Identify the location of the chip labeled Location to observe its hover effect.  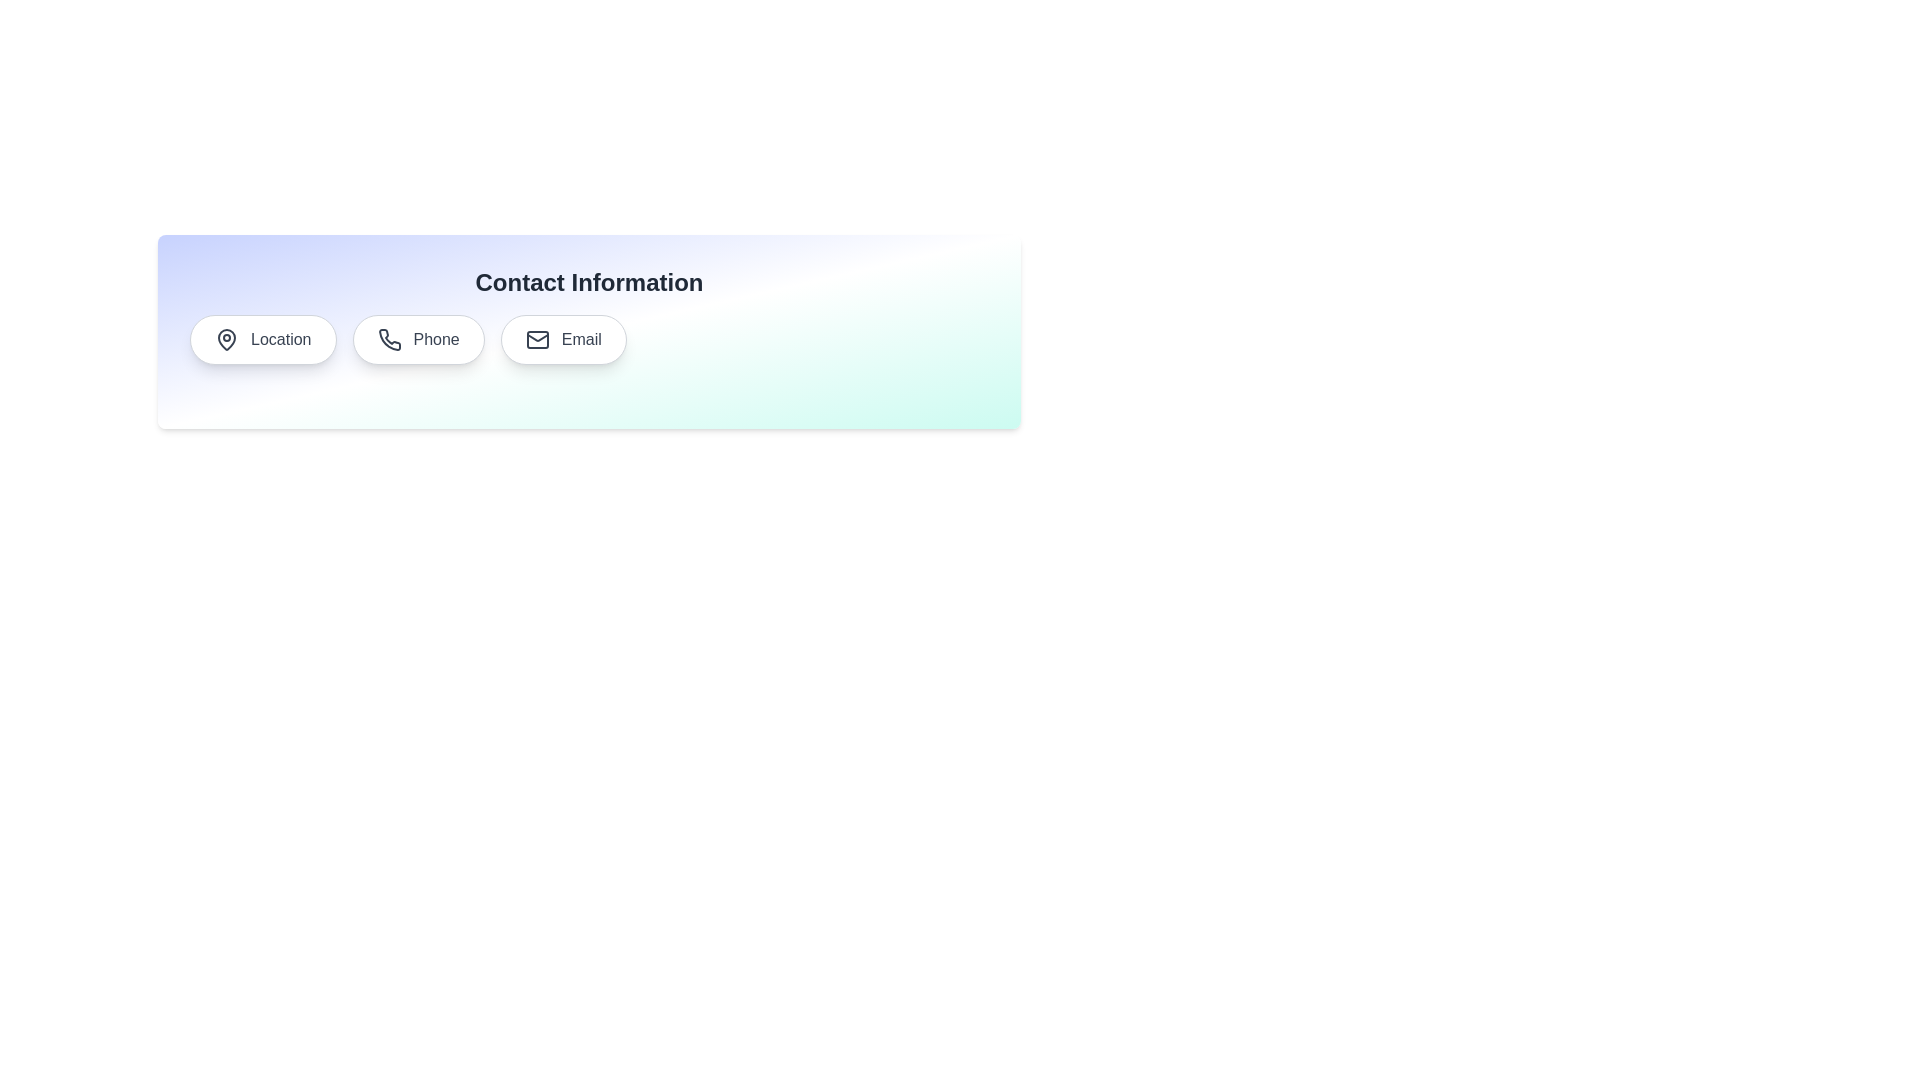
(262, 338).